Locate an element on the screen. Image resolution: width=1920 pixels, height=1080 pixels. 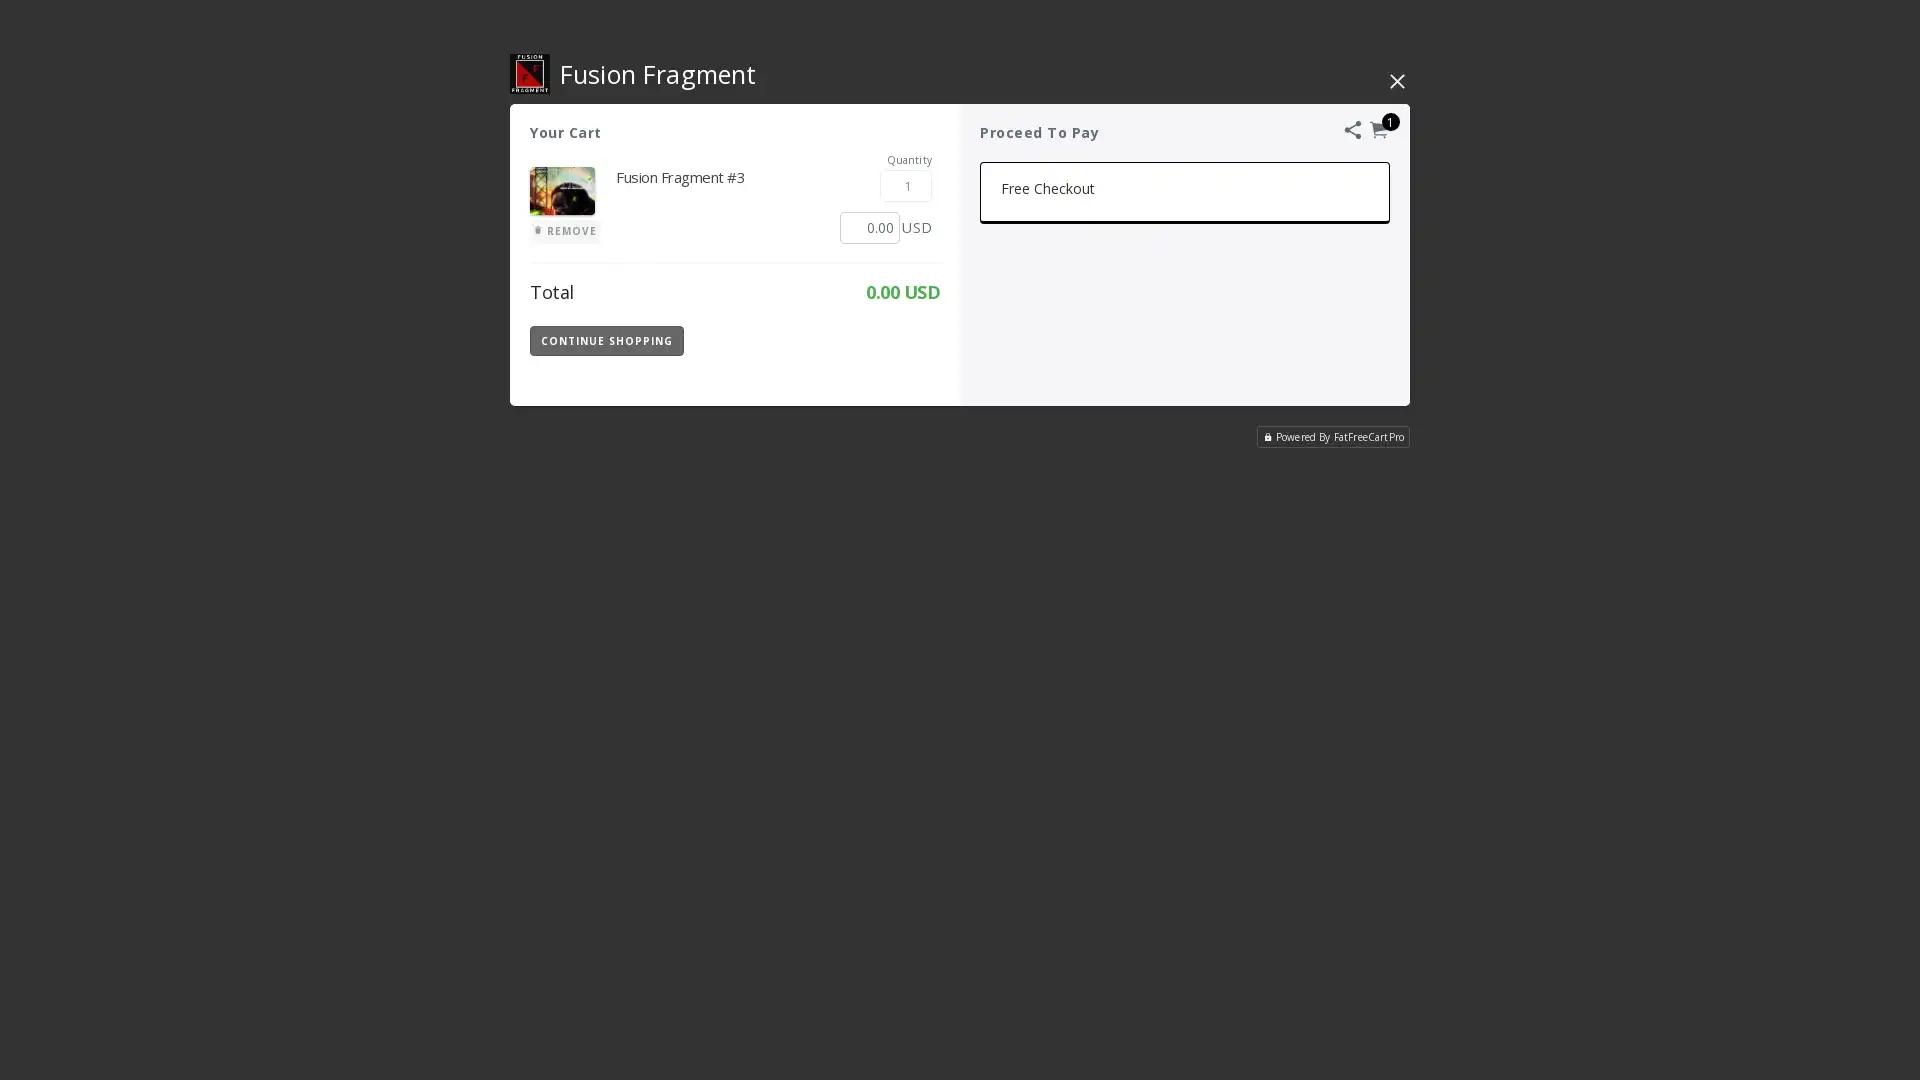
CONTINUE SHOPPING is located at coordinates (605, 339).